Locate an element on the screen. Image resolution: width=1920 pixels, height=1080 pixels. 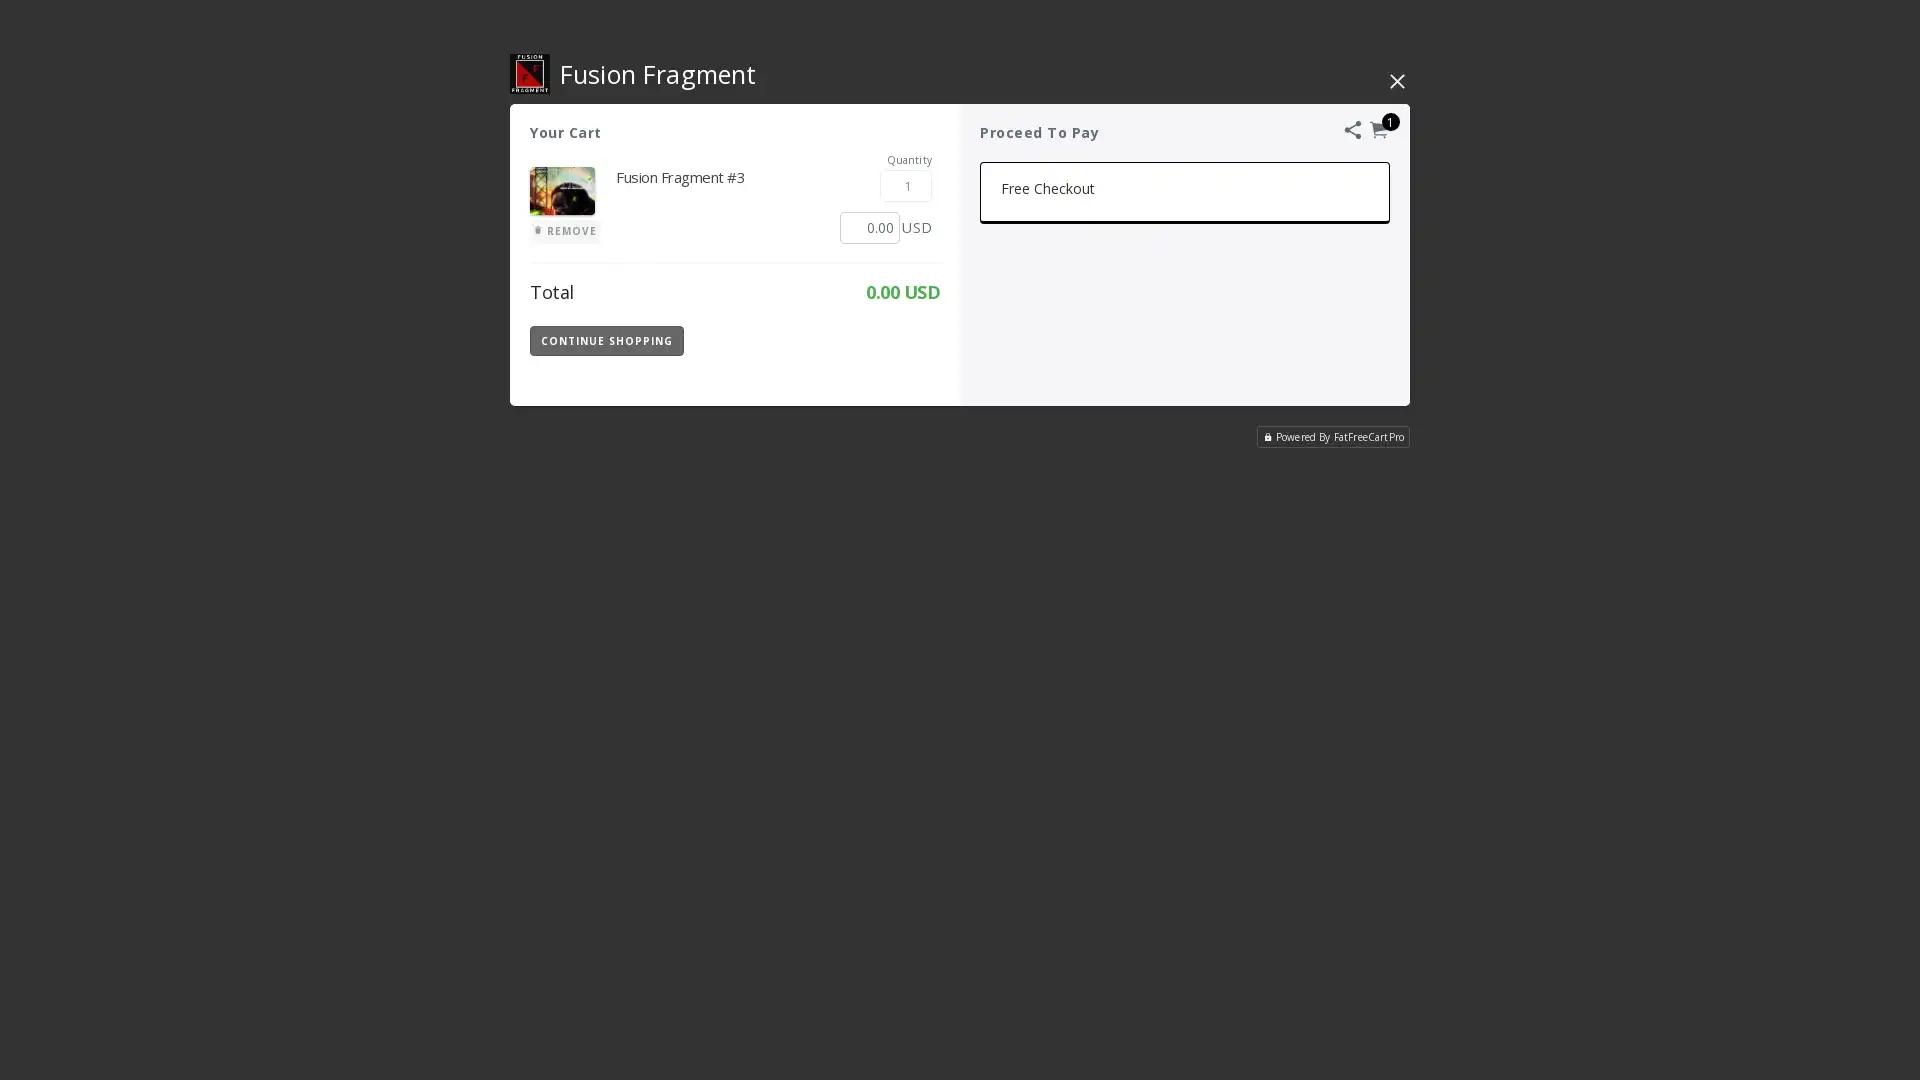
CONTINUE SHOPPING is located at coordinates (605, 339).